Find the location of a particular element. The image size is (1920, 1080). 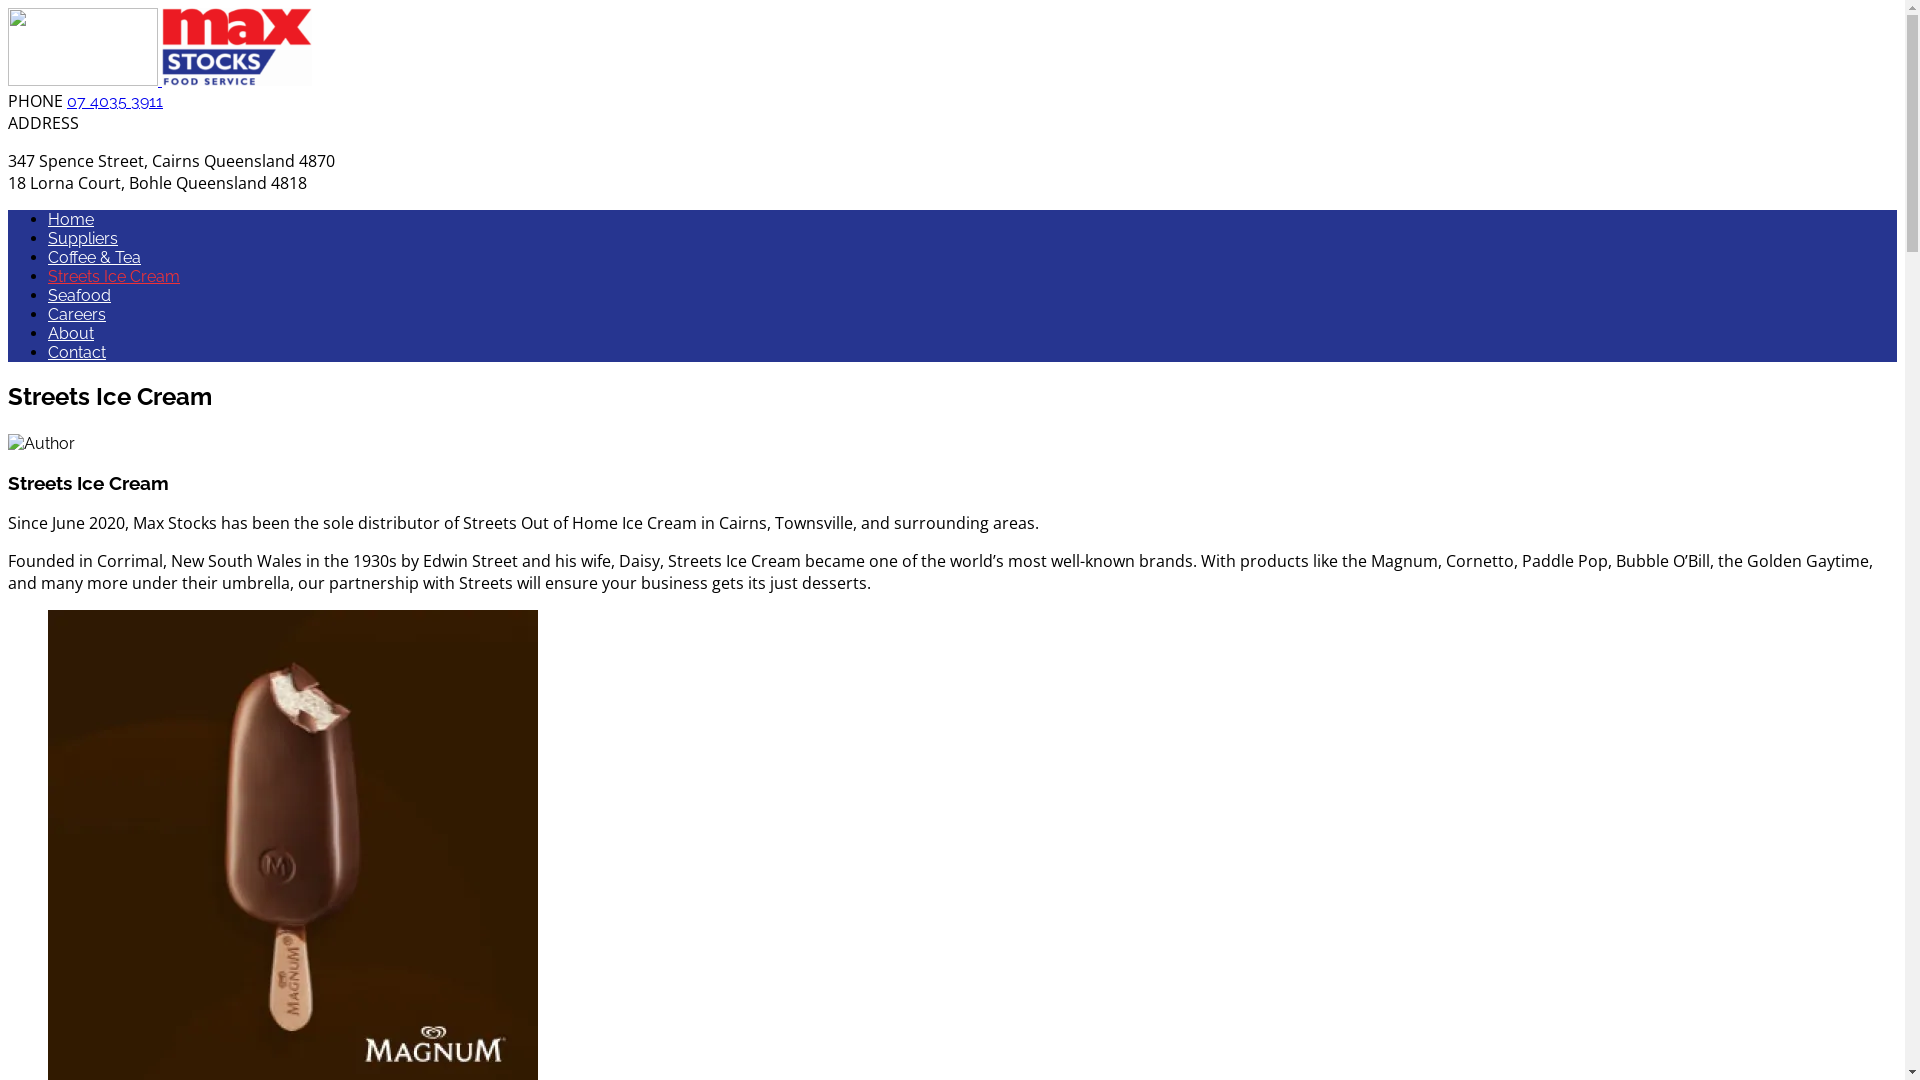

'Contact' is located at coordinates (76, 351).